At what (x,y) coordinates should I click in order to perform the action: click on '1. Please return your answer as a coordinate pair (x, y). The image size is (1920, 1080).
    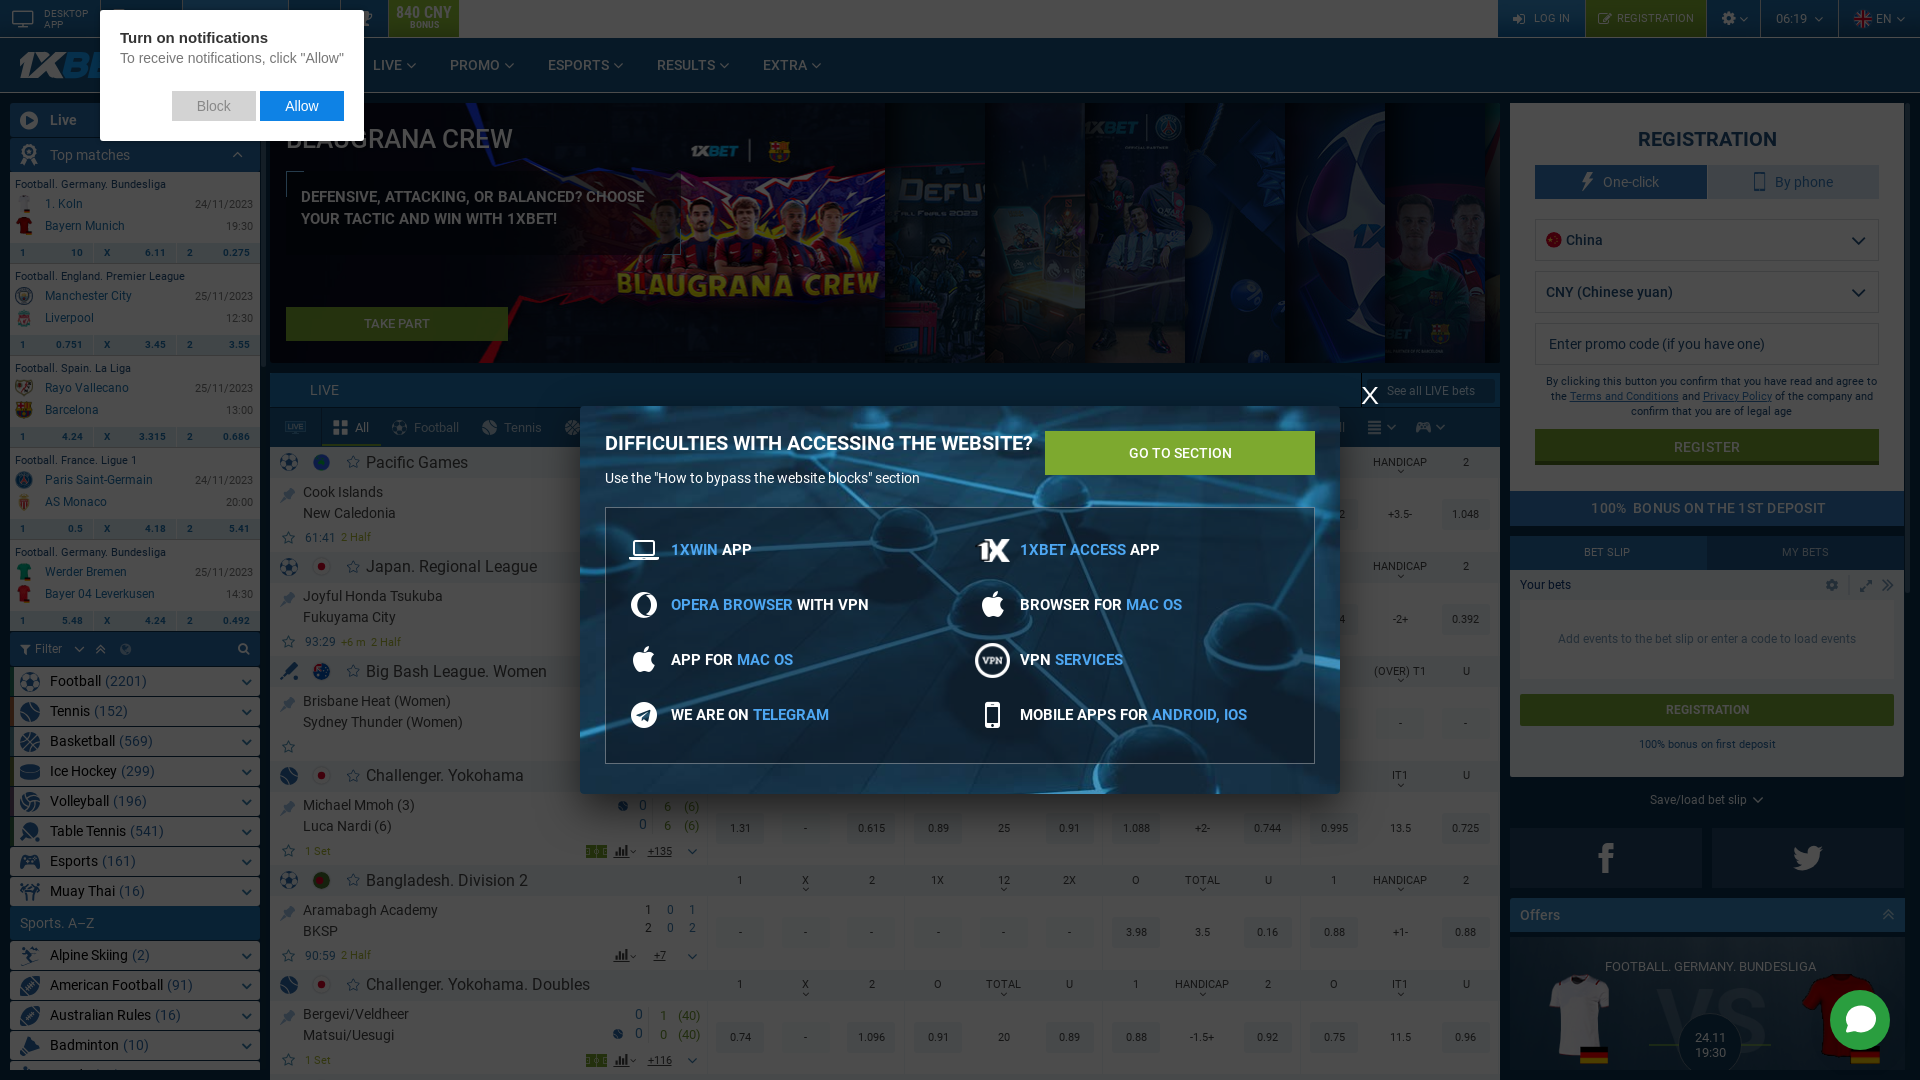
    Looking at the image, I should click on (51, 620).